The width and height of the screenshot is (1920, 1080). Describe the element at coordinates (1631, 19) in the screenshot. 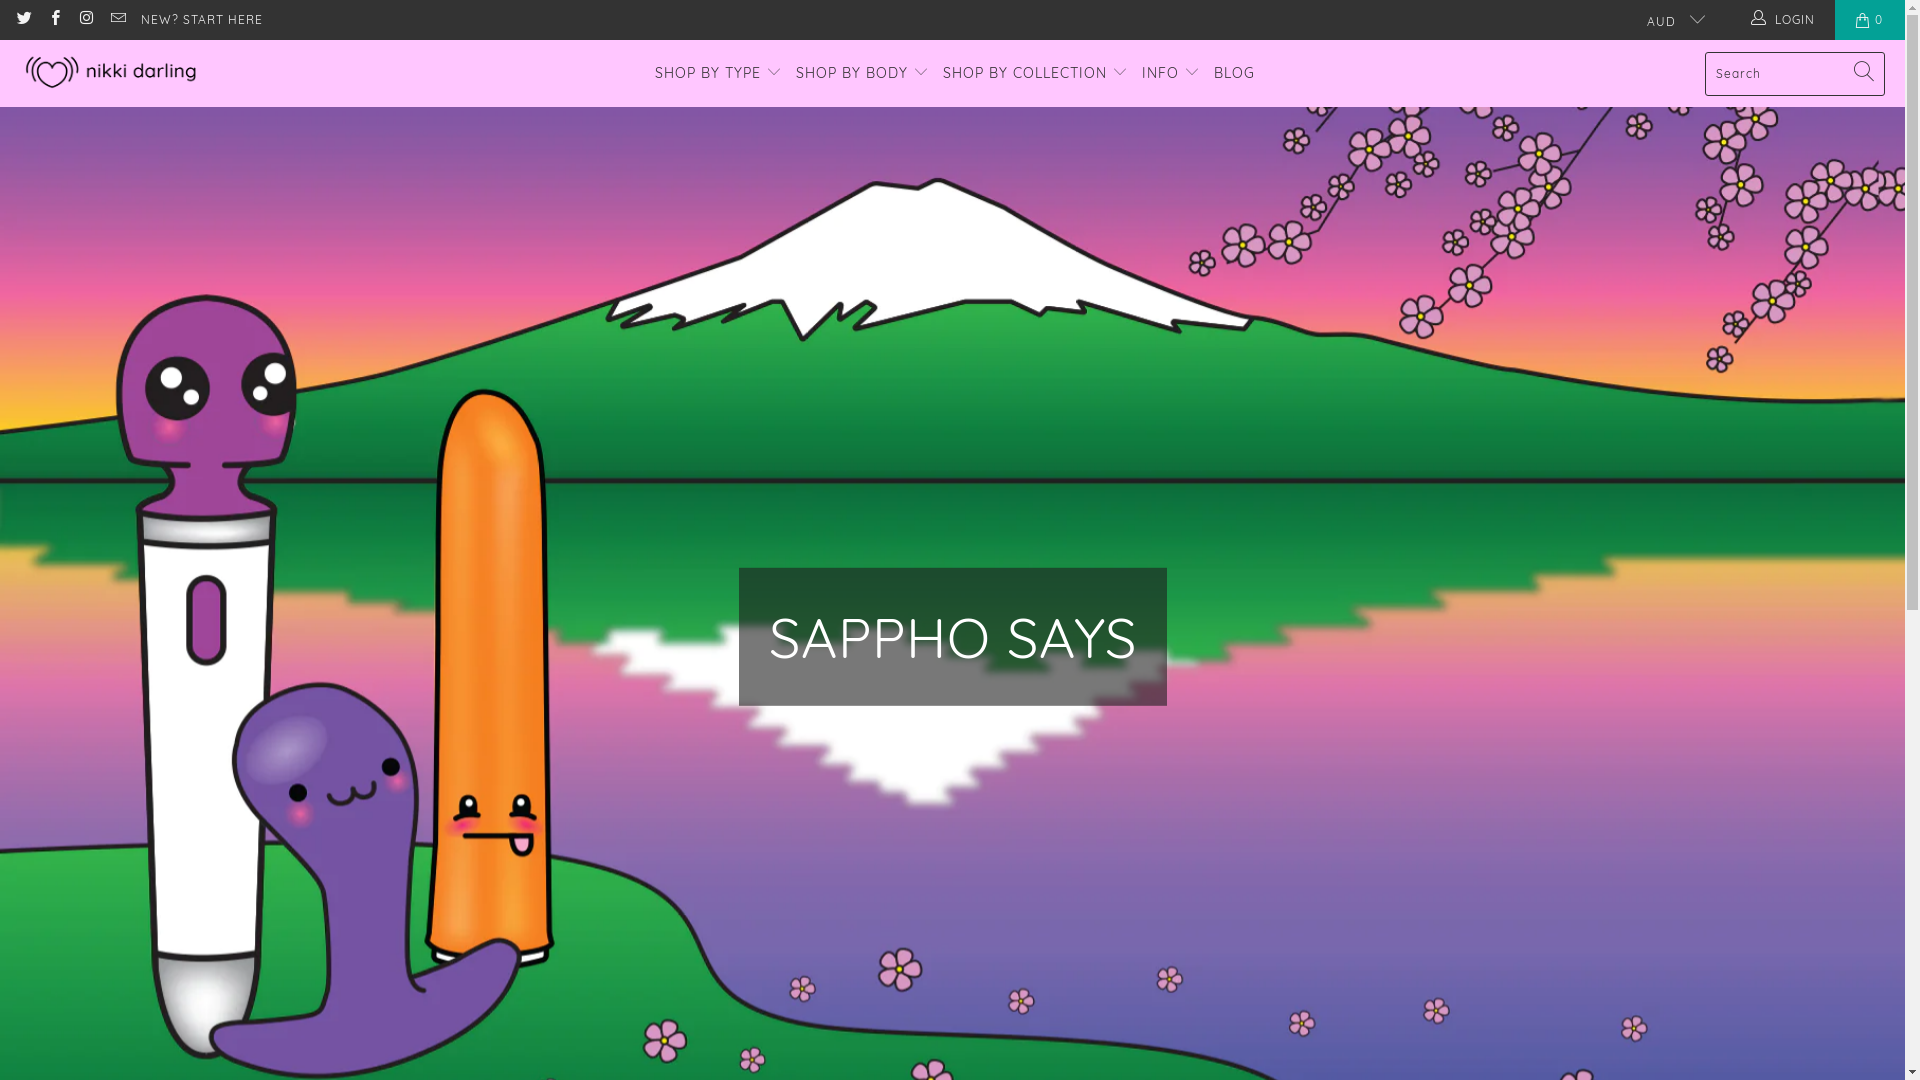

I see `'AUD'` at that location.